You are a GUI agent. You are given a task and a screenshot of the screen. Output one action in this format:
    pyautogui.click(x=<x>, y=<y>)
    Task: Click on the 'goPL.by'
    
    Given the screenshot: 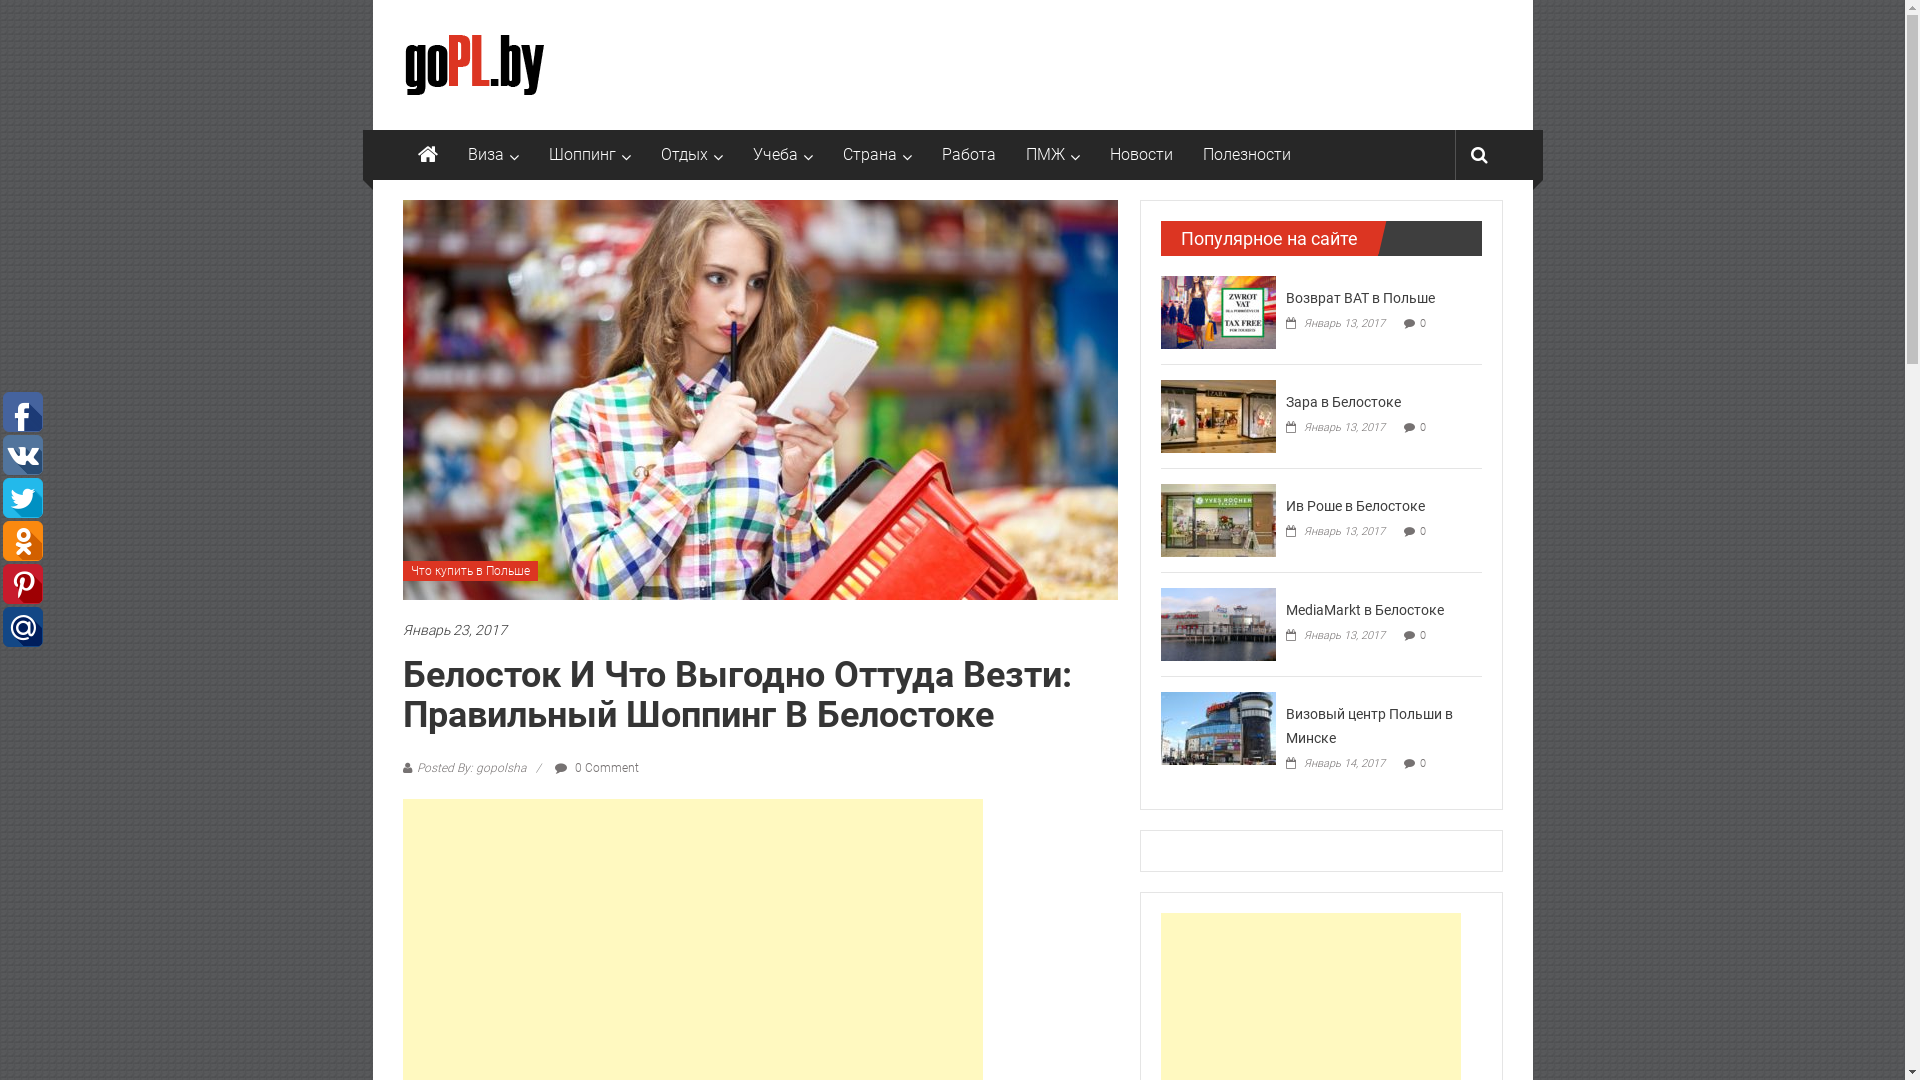 What is the action you would take?
    pyautogui.click(x=426, y=153)
    